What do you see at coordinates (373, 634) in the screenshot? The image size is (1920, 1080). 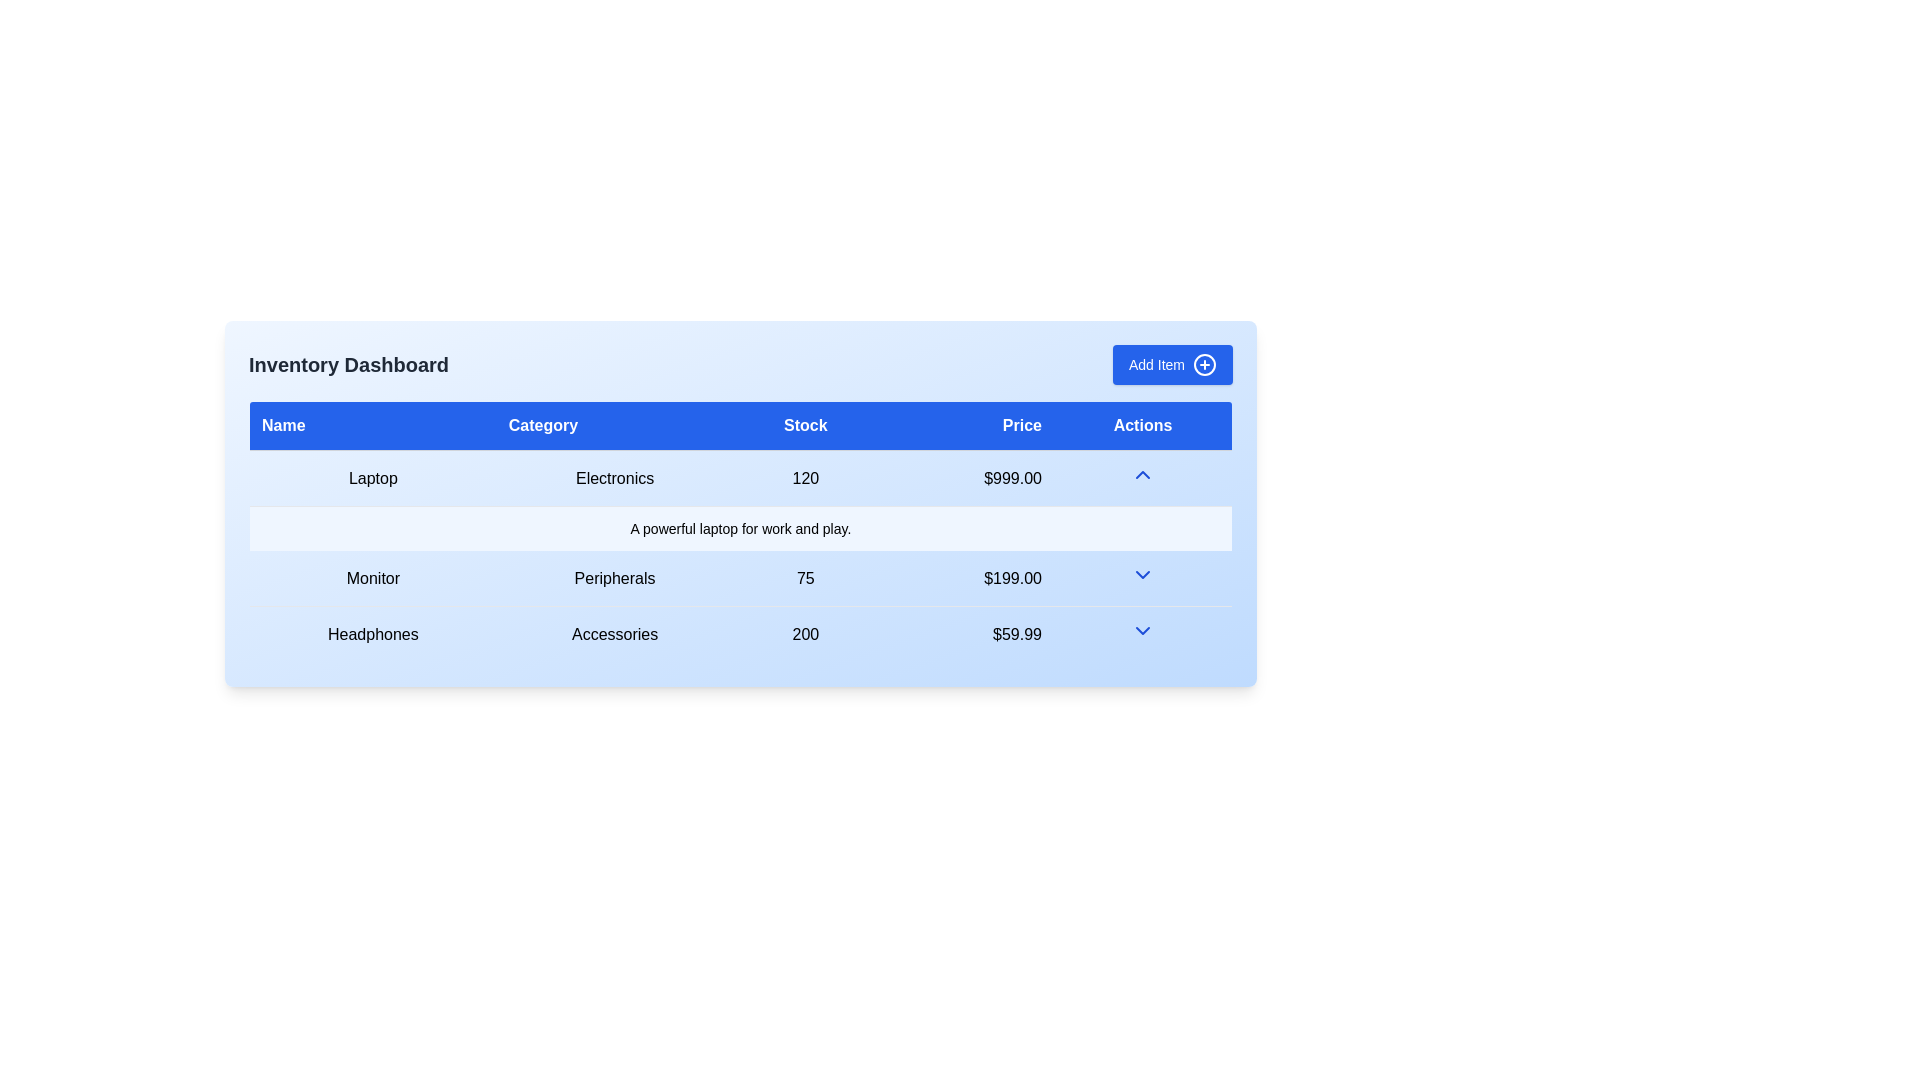 I see `the Text label displaying 'HeadphonesAccessories200$59.99' located in the third row under the 'Name' column` at bounding box center [373, 634].